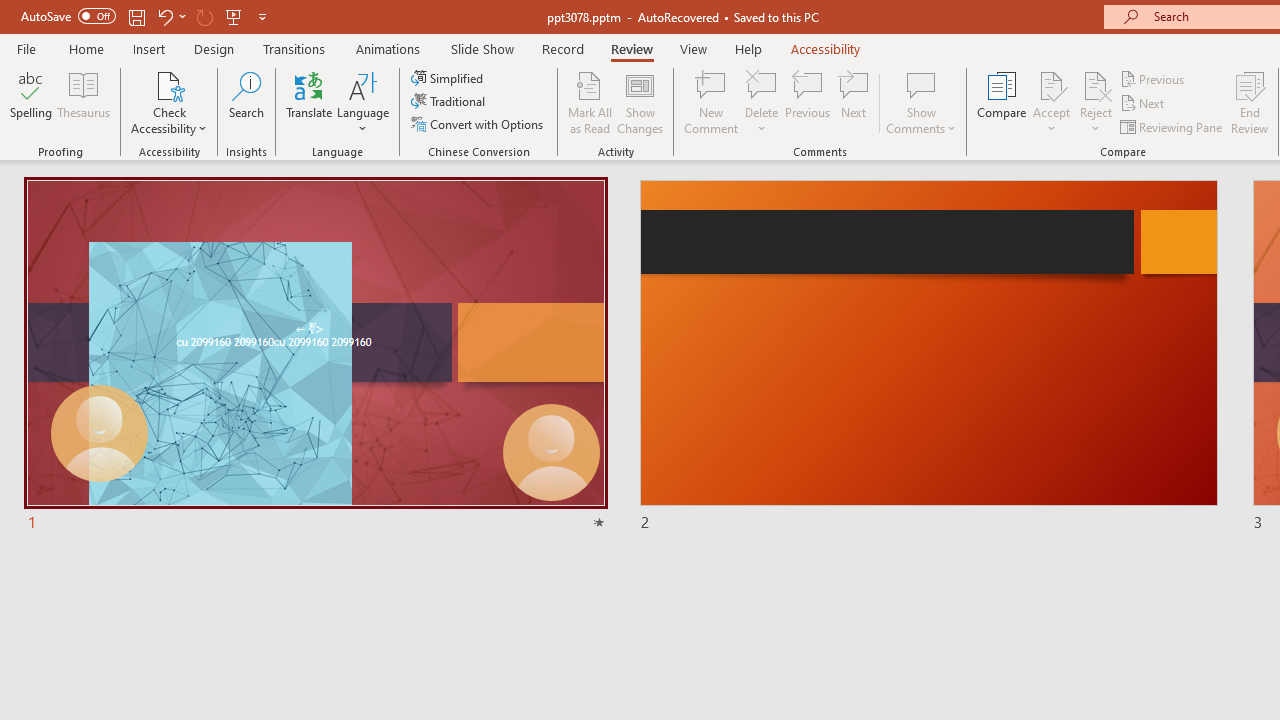 This screenshot has width=1280, height=720. What do you see at coordinates (204, 16) in the screenshot?
I see `'Redo'` at bounding box center [204, 16].